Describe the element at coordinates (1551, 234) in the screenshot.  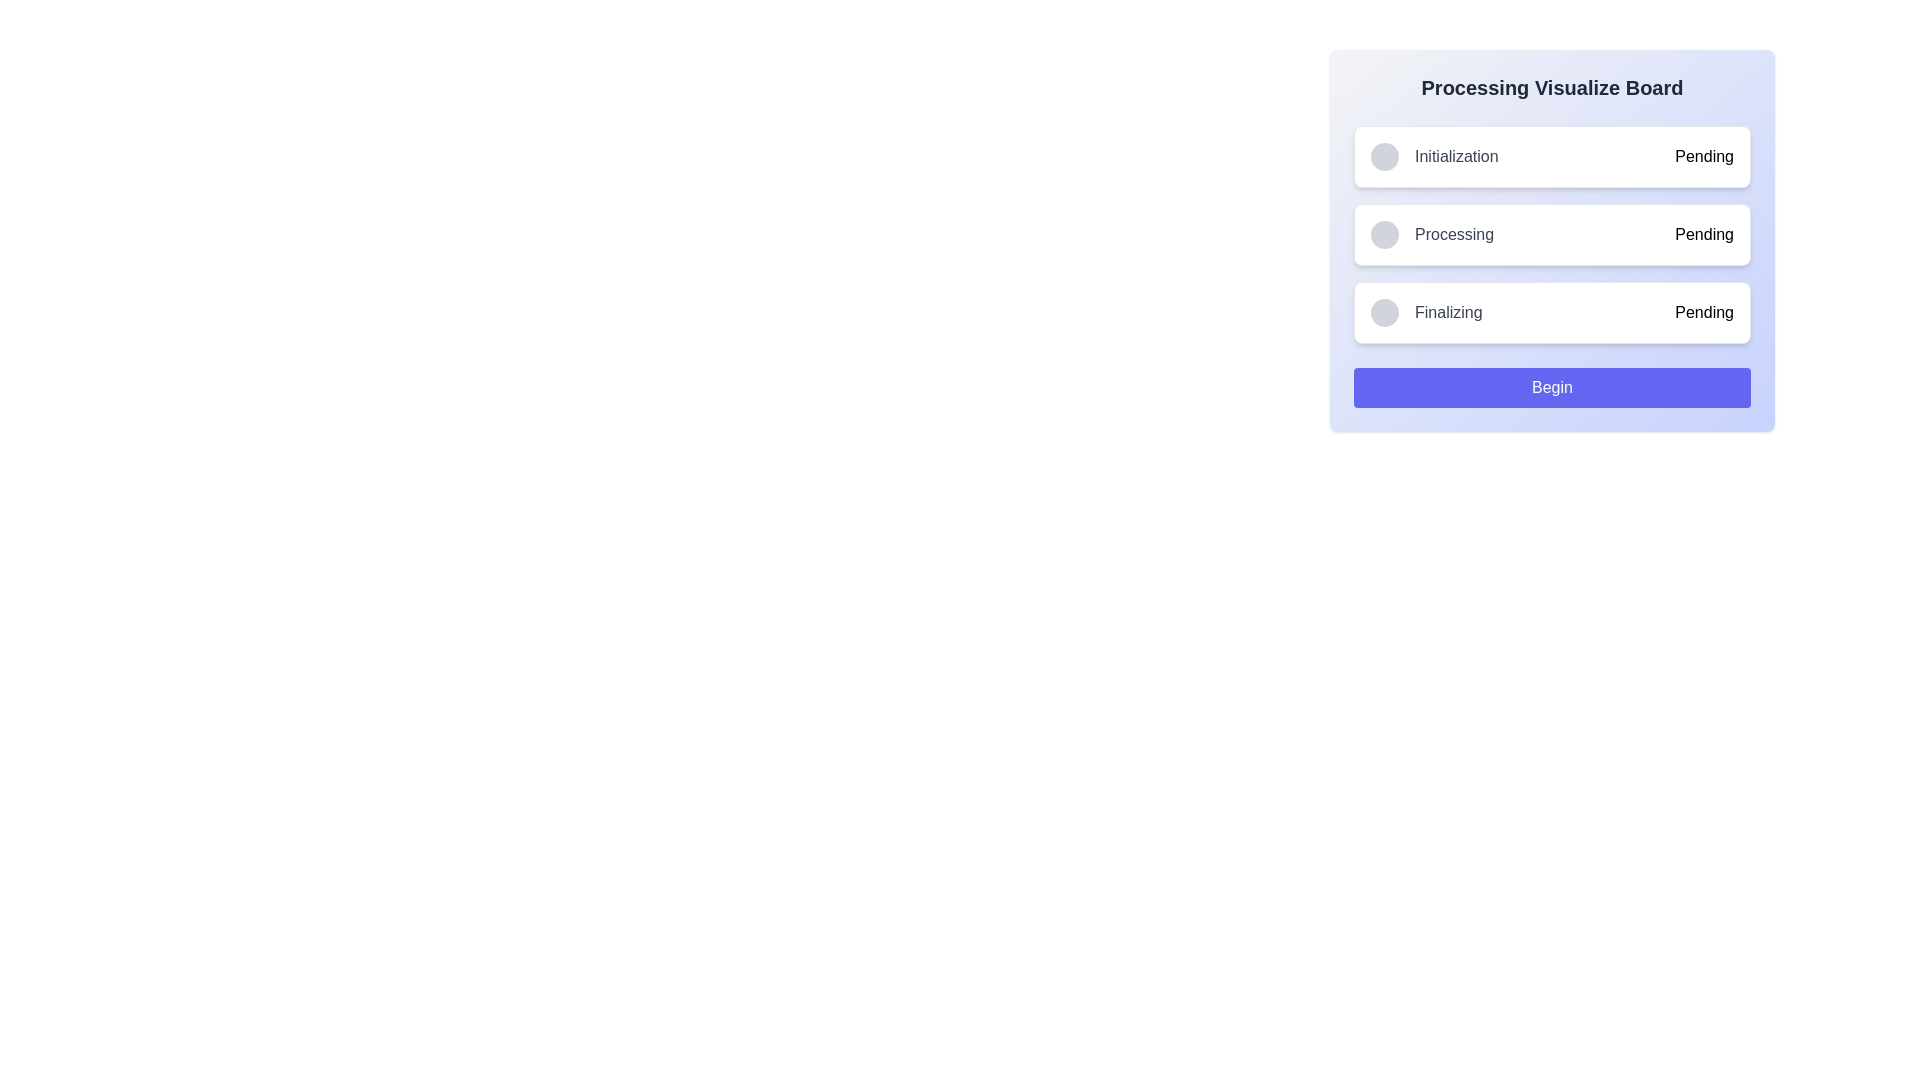
I see `the visual status of the 'Processing' section in the multi-step status indicator panel, which is centered below the 'Processing Visualize Board' title and above the 'Begin' button` at that location.